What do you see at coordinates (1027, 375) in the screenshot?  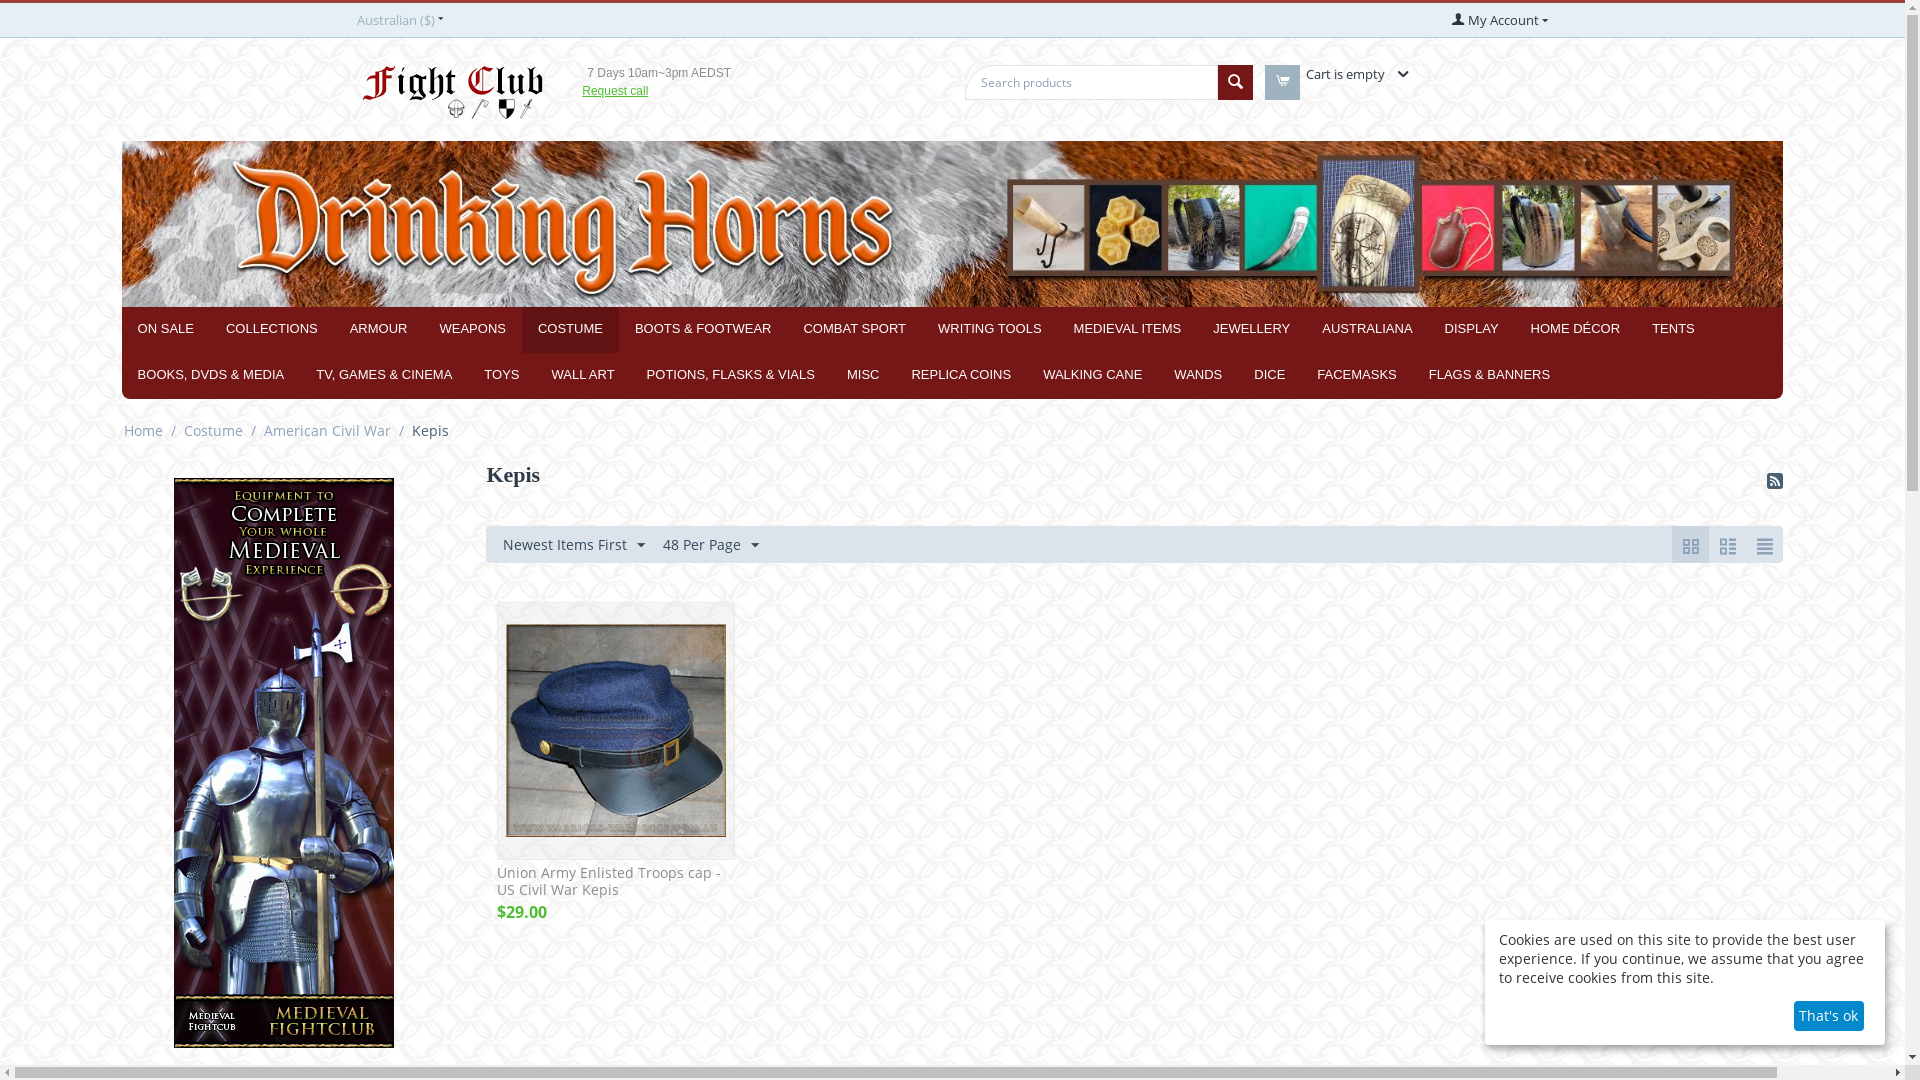 I see `'WALKING CANE'` at bounding box center [1027, 375].